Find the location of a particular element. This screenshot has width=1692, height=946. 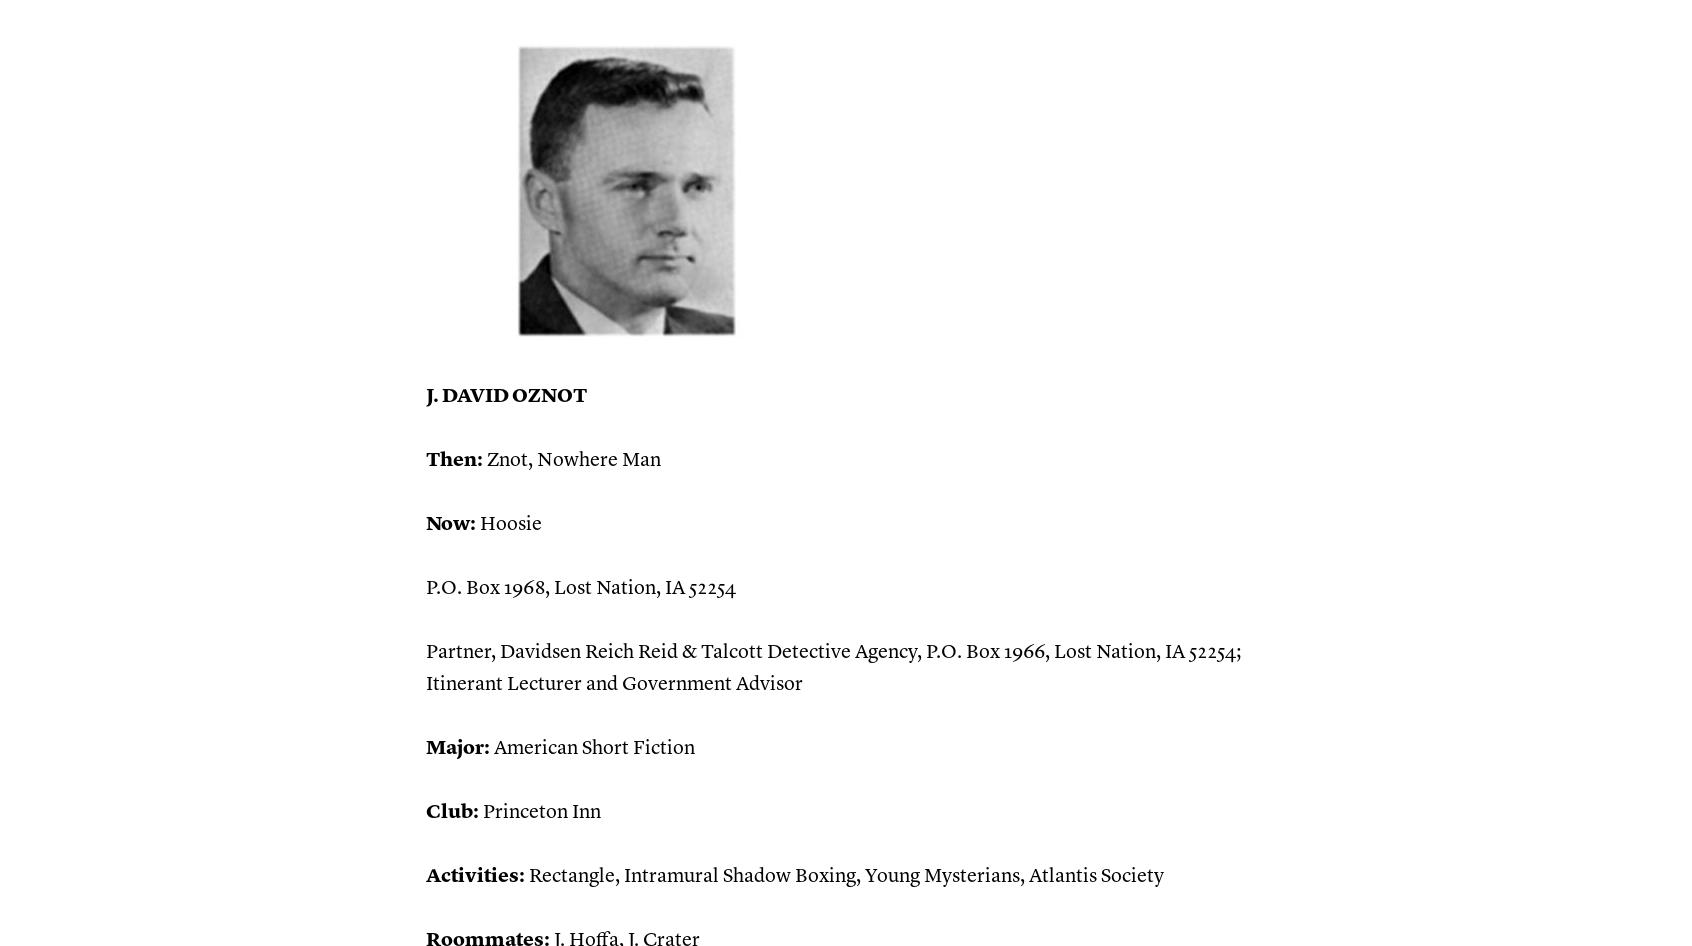

'American Short Fiction' is located at coordinates (591, 747).